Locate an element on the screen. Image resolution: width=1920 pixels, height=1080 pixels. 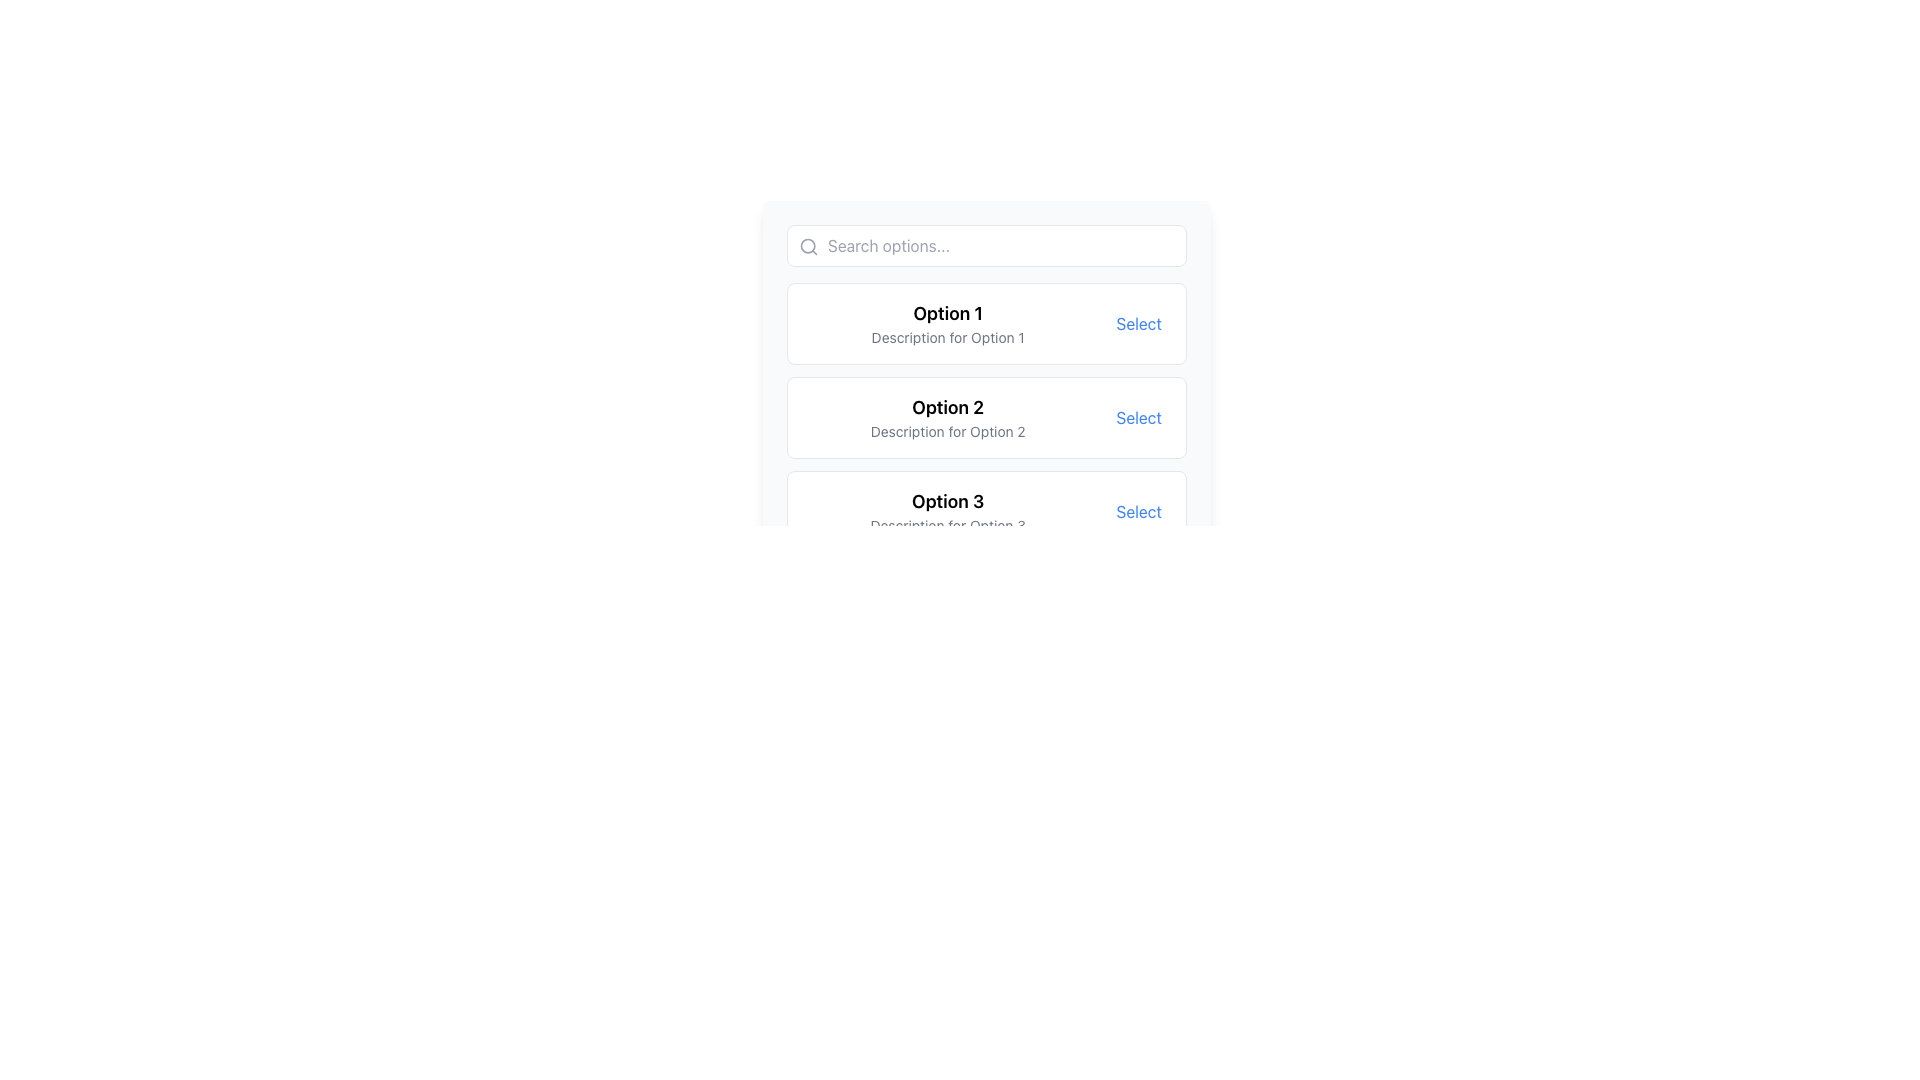
the 'Select' button with blue text color and rounded corners is located at coordinates (1139, 323).